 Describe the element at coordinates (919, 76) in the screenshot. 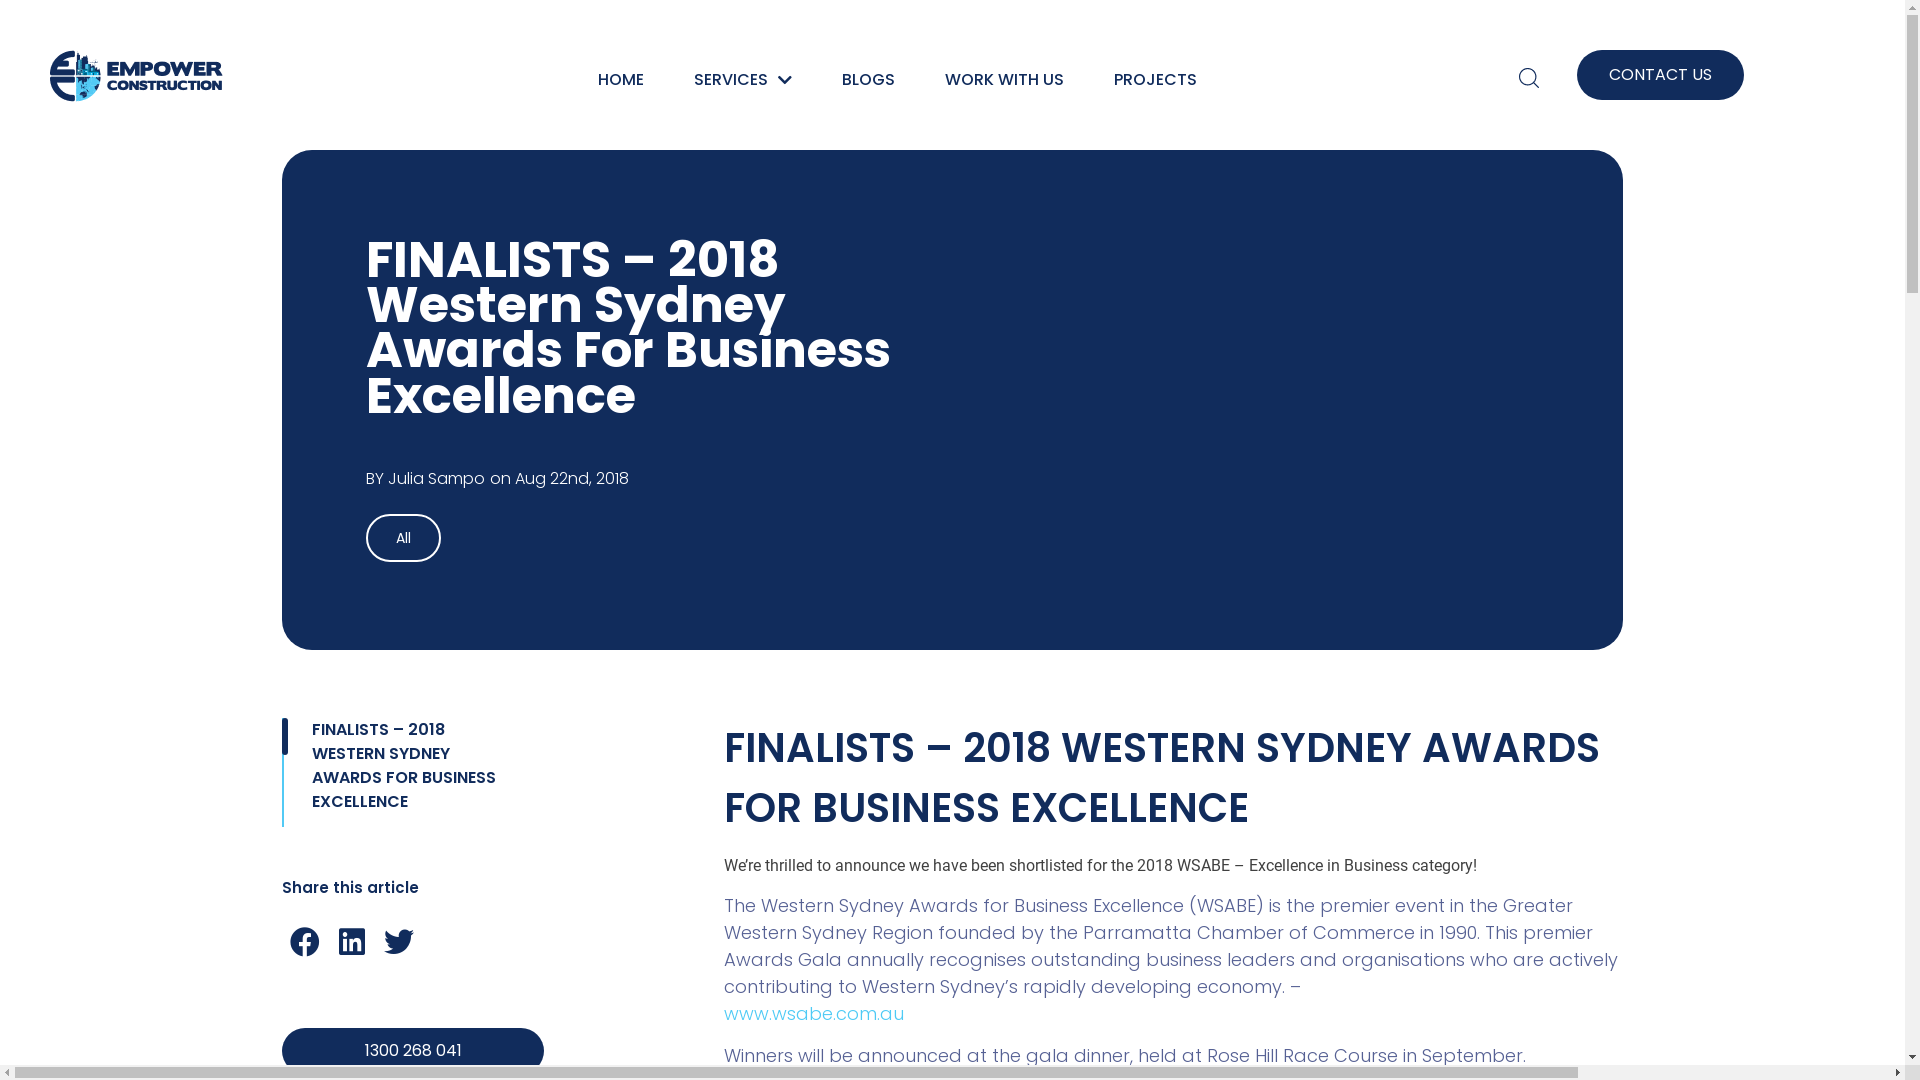

I see `'WORK WITH US'` at that location.